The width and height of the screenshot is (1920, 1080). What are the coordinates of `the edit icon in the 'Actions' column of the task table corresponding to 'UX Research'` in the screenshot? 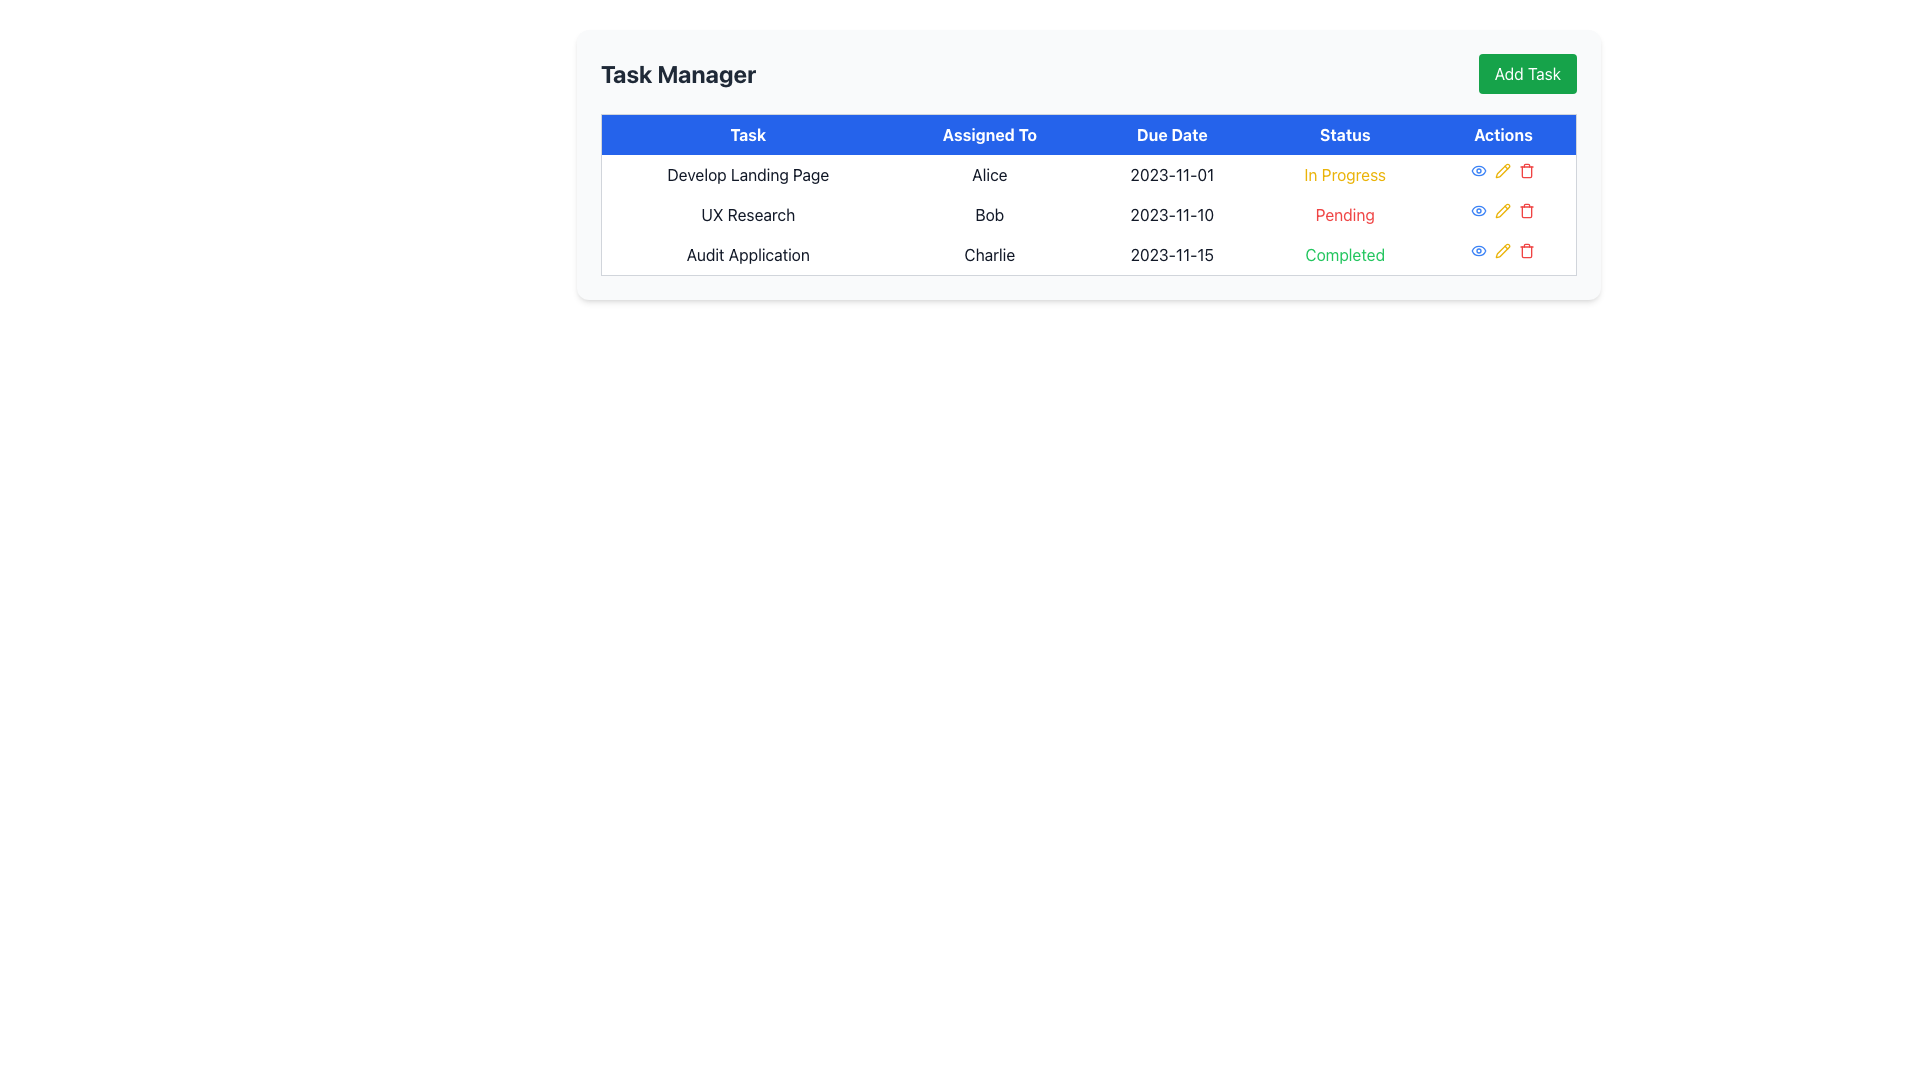 It's located at (1503, 169).